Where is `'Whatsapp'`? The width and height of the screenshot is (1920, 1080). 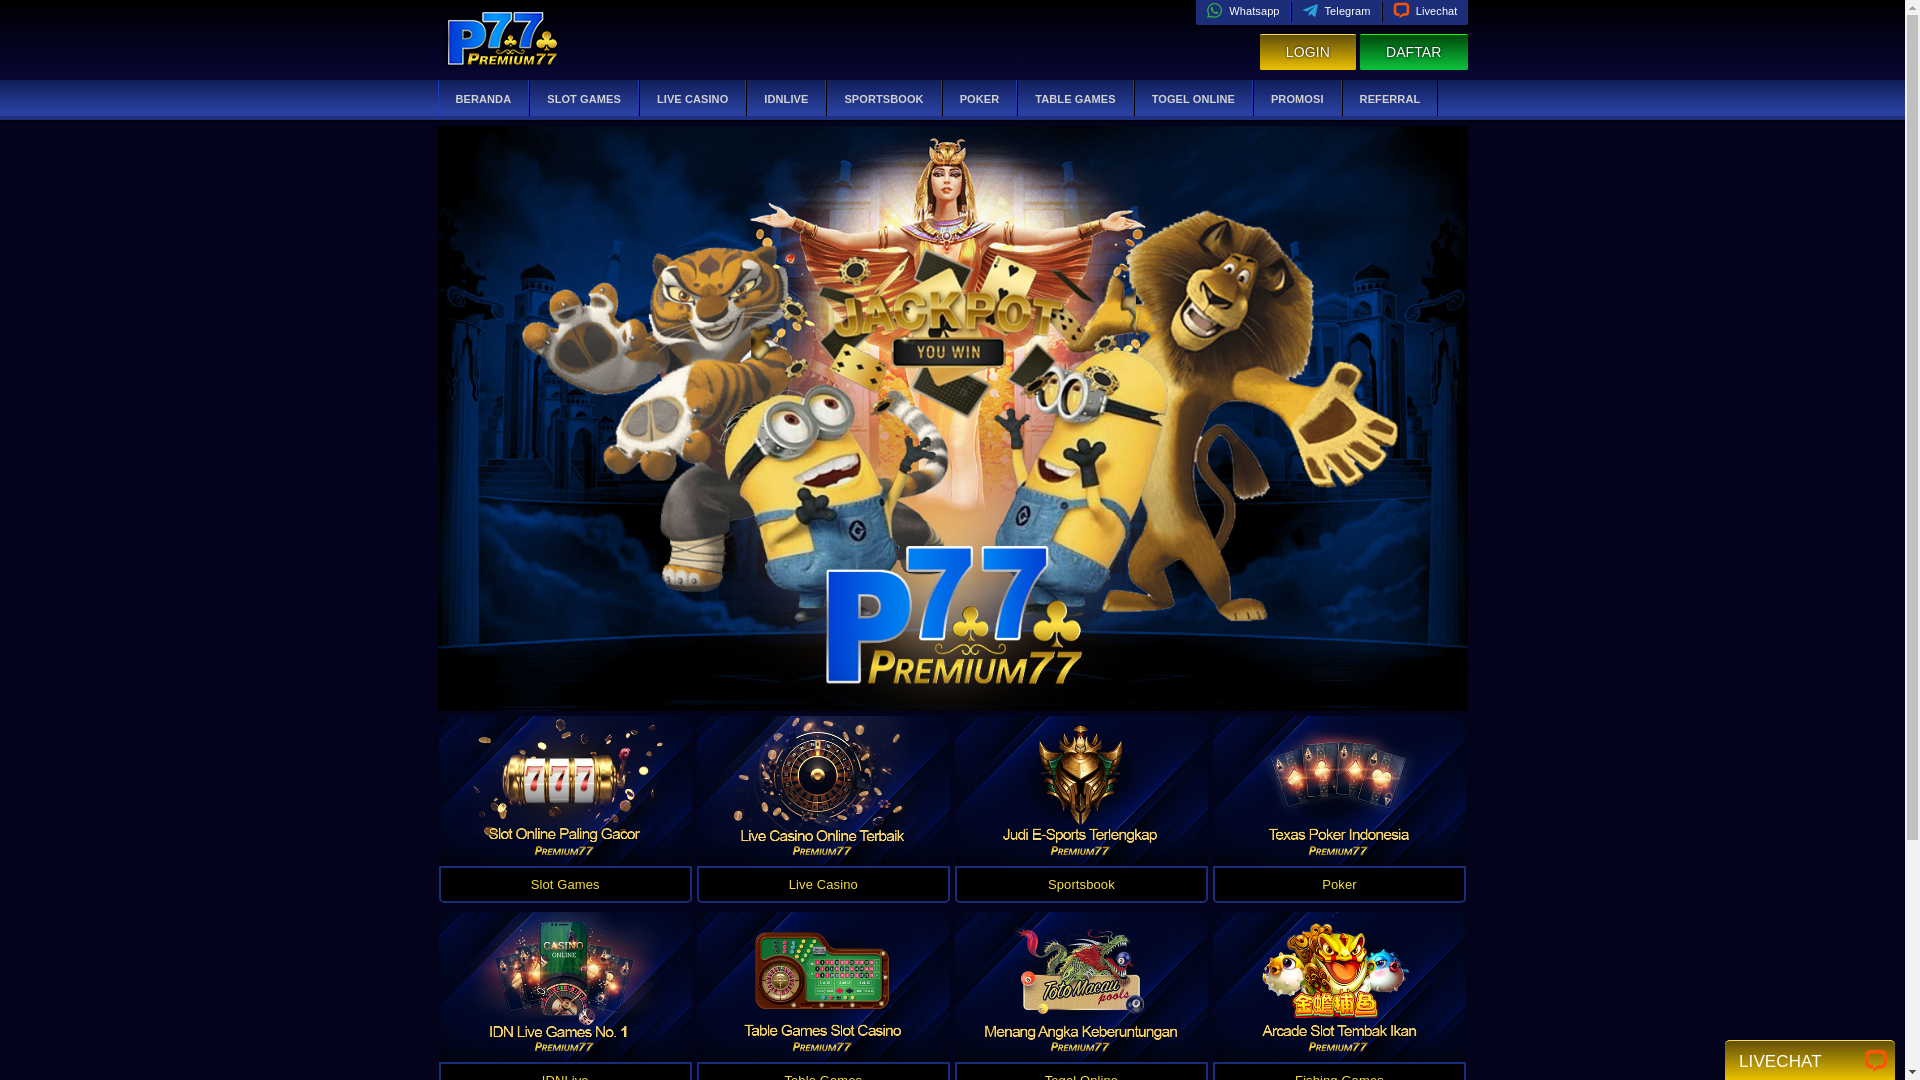 'Whatsapp' is located at coordinates (1241, 11).